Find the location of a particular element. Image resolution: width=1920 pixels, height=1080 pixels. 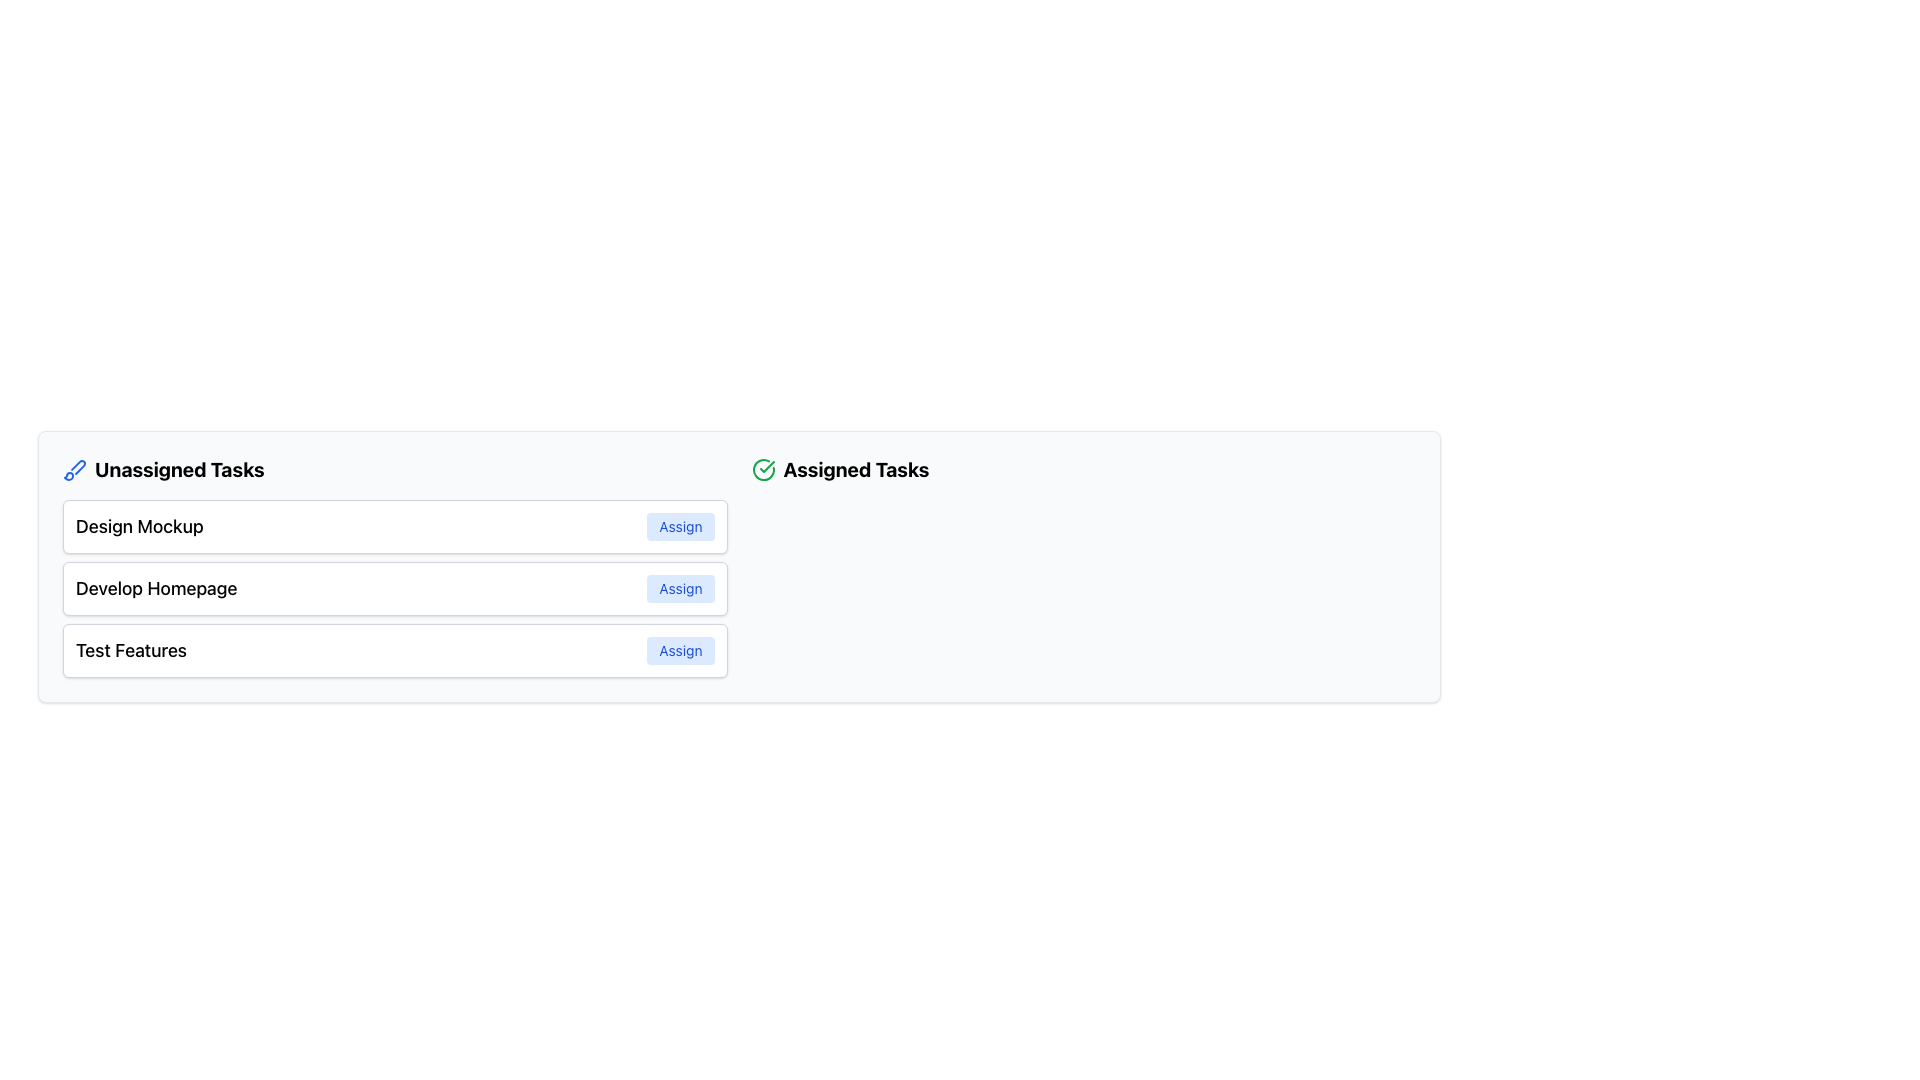

the circular icon indicating a completed task located near the 'Assigned Tasks' label on the right side of the interface is located at coordinates (766, 466).